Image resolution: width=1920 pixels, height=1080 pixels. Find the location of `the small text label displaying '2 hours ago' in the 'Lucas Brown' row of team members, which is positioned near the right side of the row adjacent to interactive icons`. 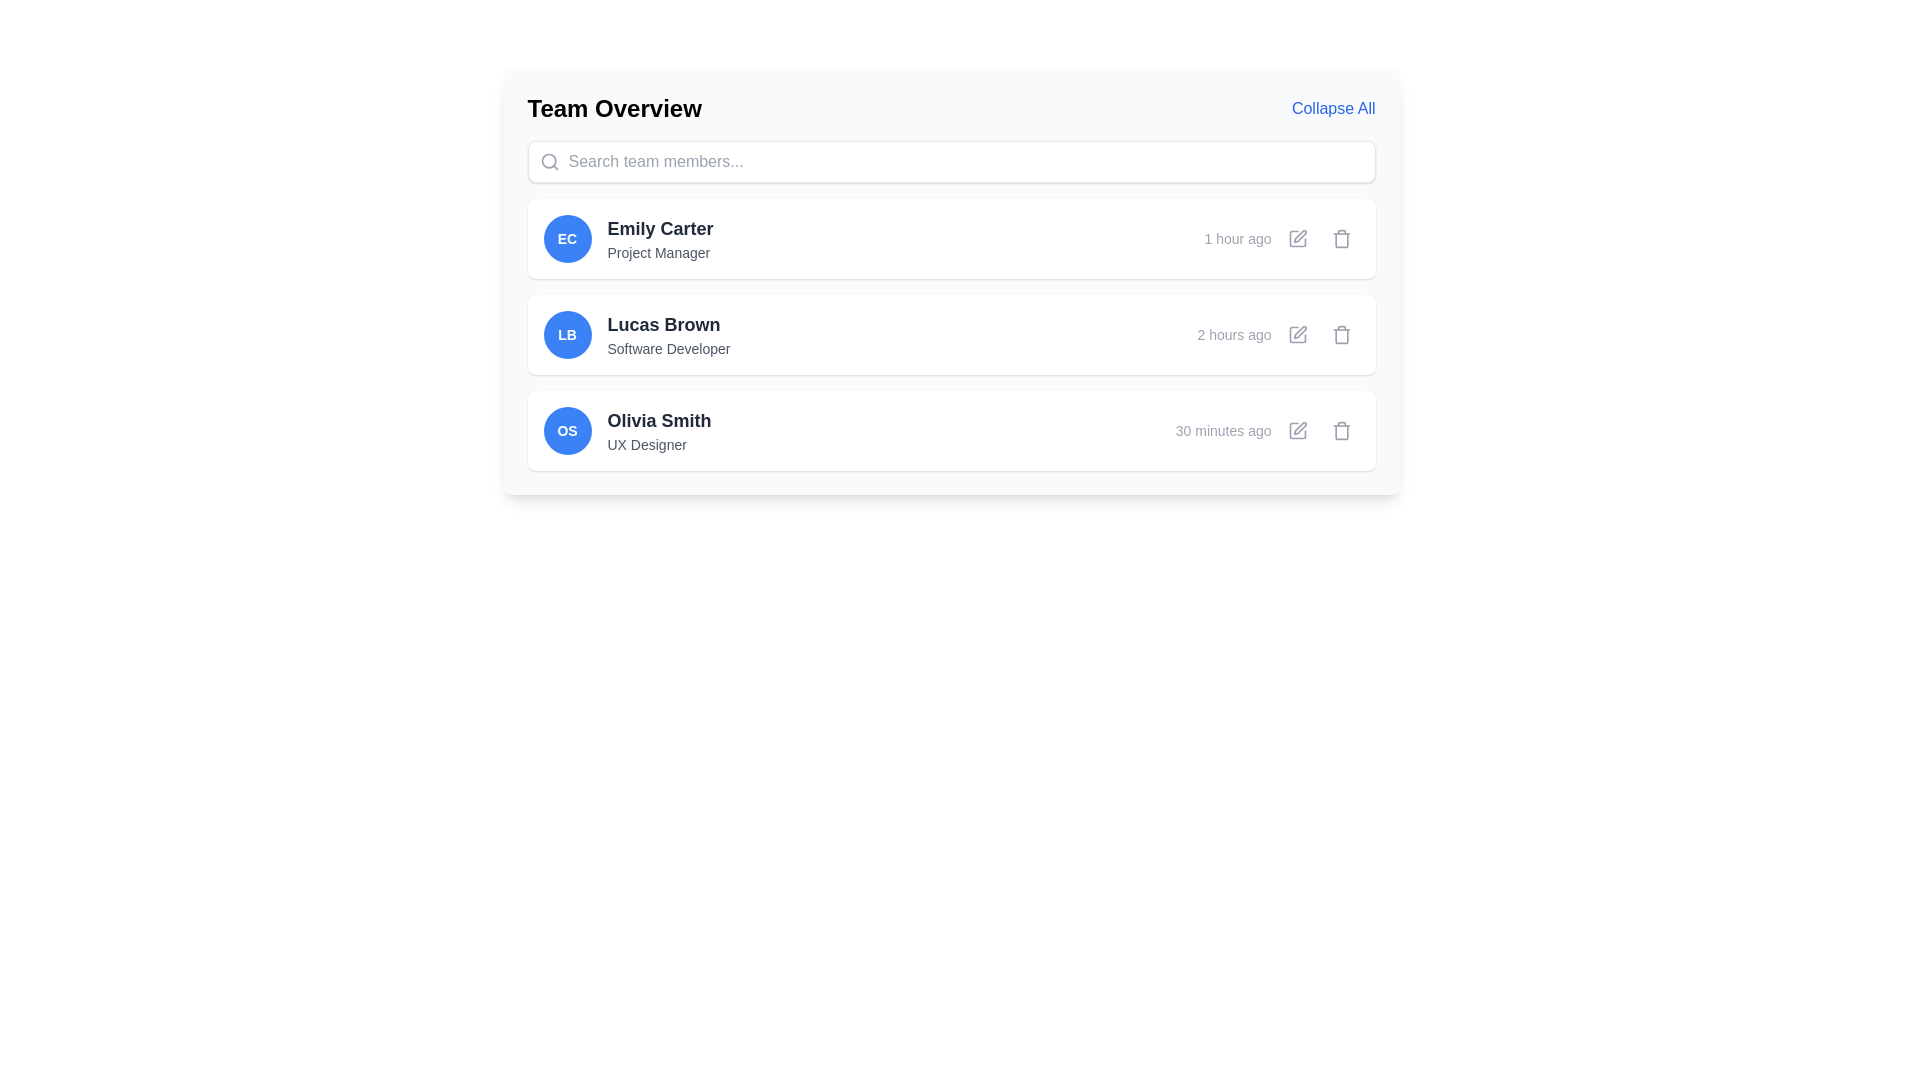

the small text label displaying '2 hours ago' in the 'Lucas Brown' row of team members, which is positioned near the right side of the row adjacent to interactive icons is located at coordinates (1233, 334).